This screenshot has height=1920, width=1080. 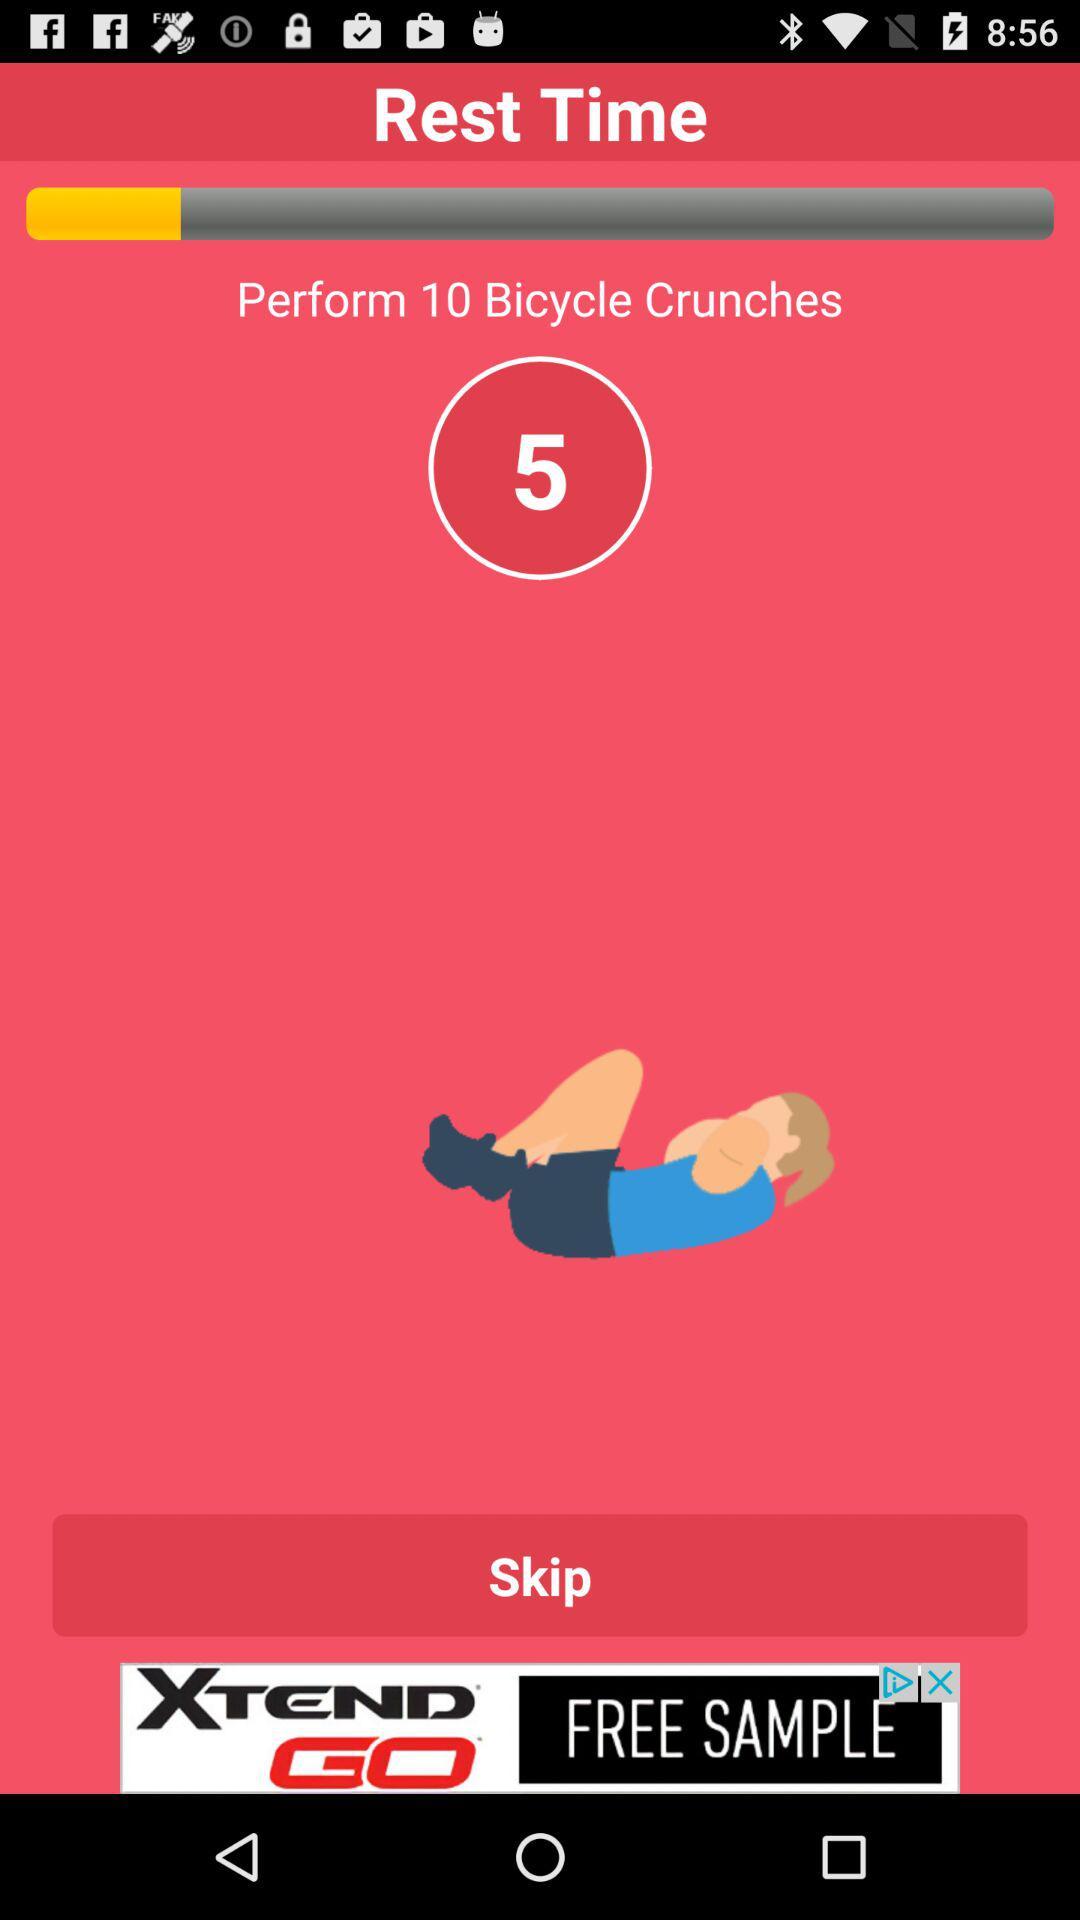 I want to click on advertisement, so click(x=540, y=1727).